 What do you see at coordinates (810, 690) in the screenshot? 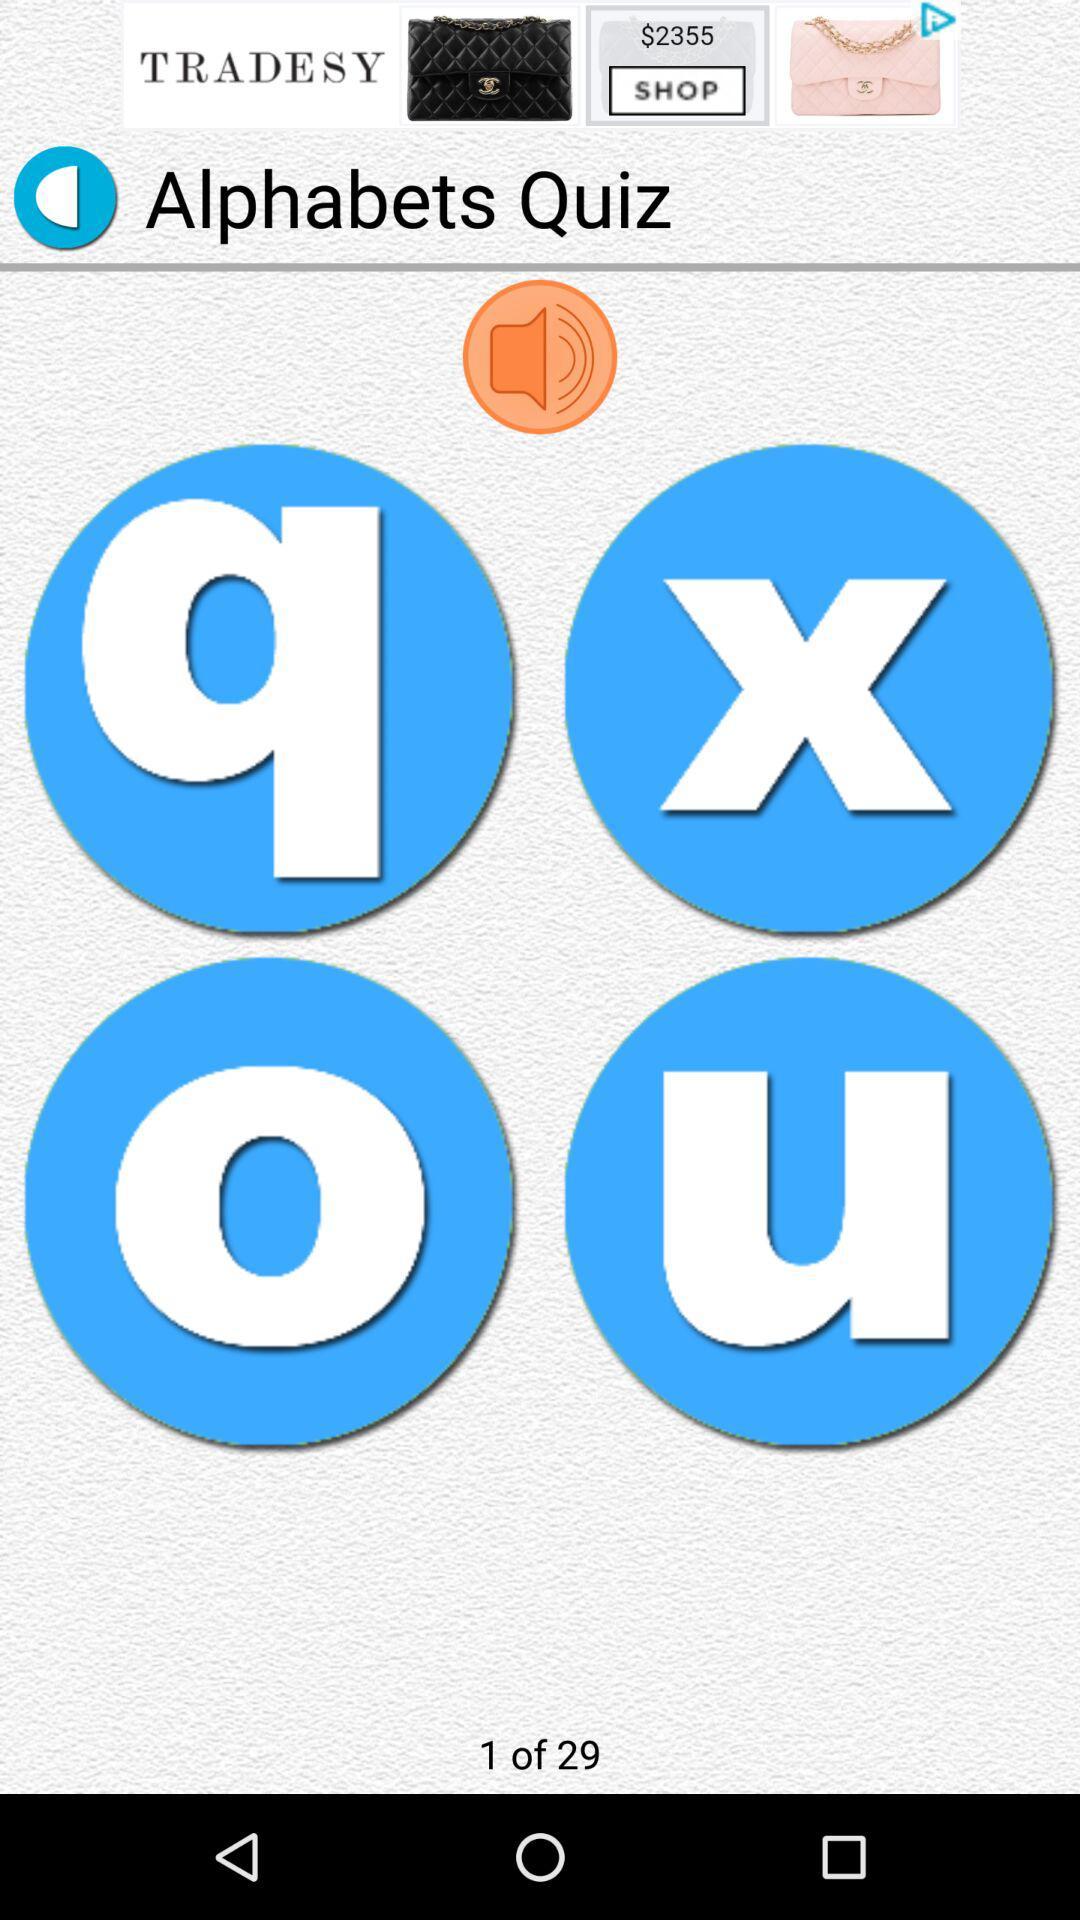
I see `x` at bounding box center [810, 690].